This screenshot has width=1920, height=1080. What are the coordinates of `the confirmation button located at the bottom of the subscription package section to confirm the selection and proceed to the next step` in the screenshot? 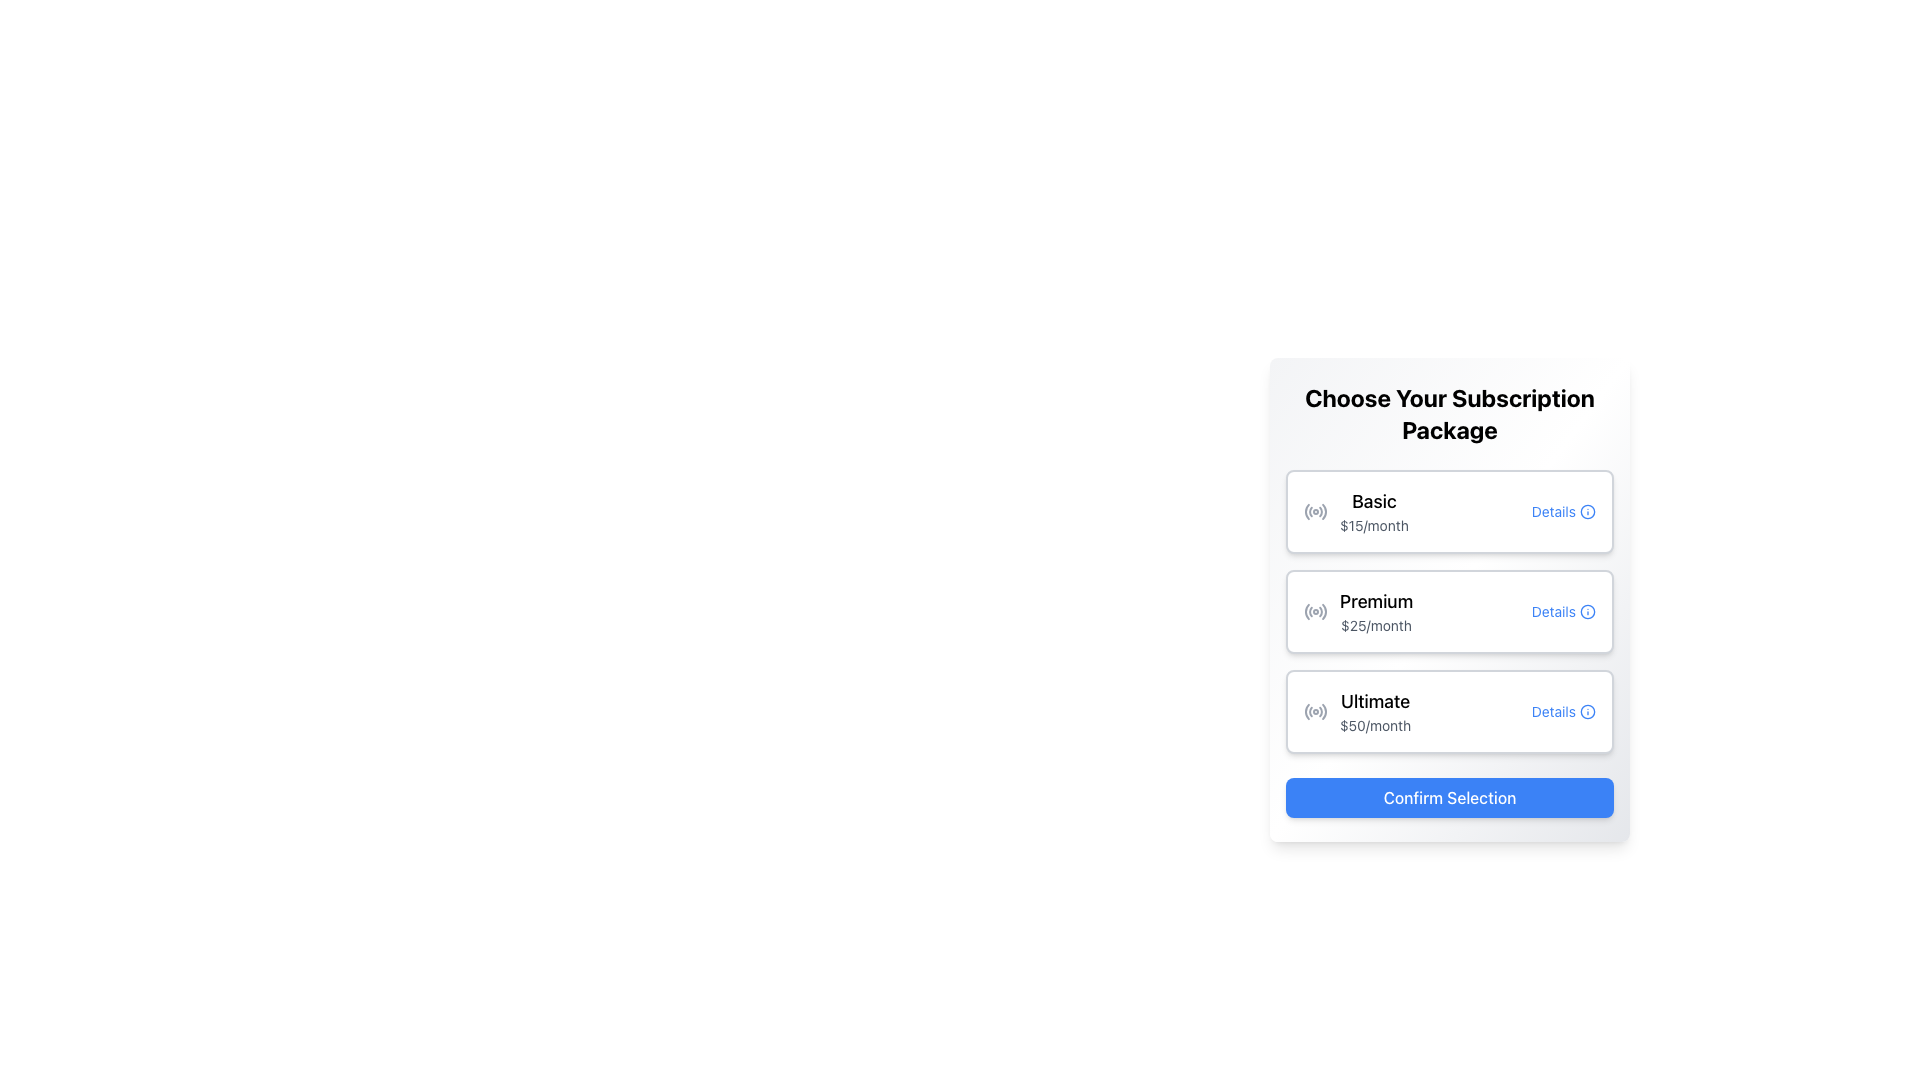 It's located at (1449, 797).